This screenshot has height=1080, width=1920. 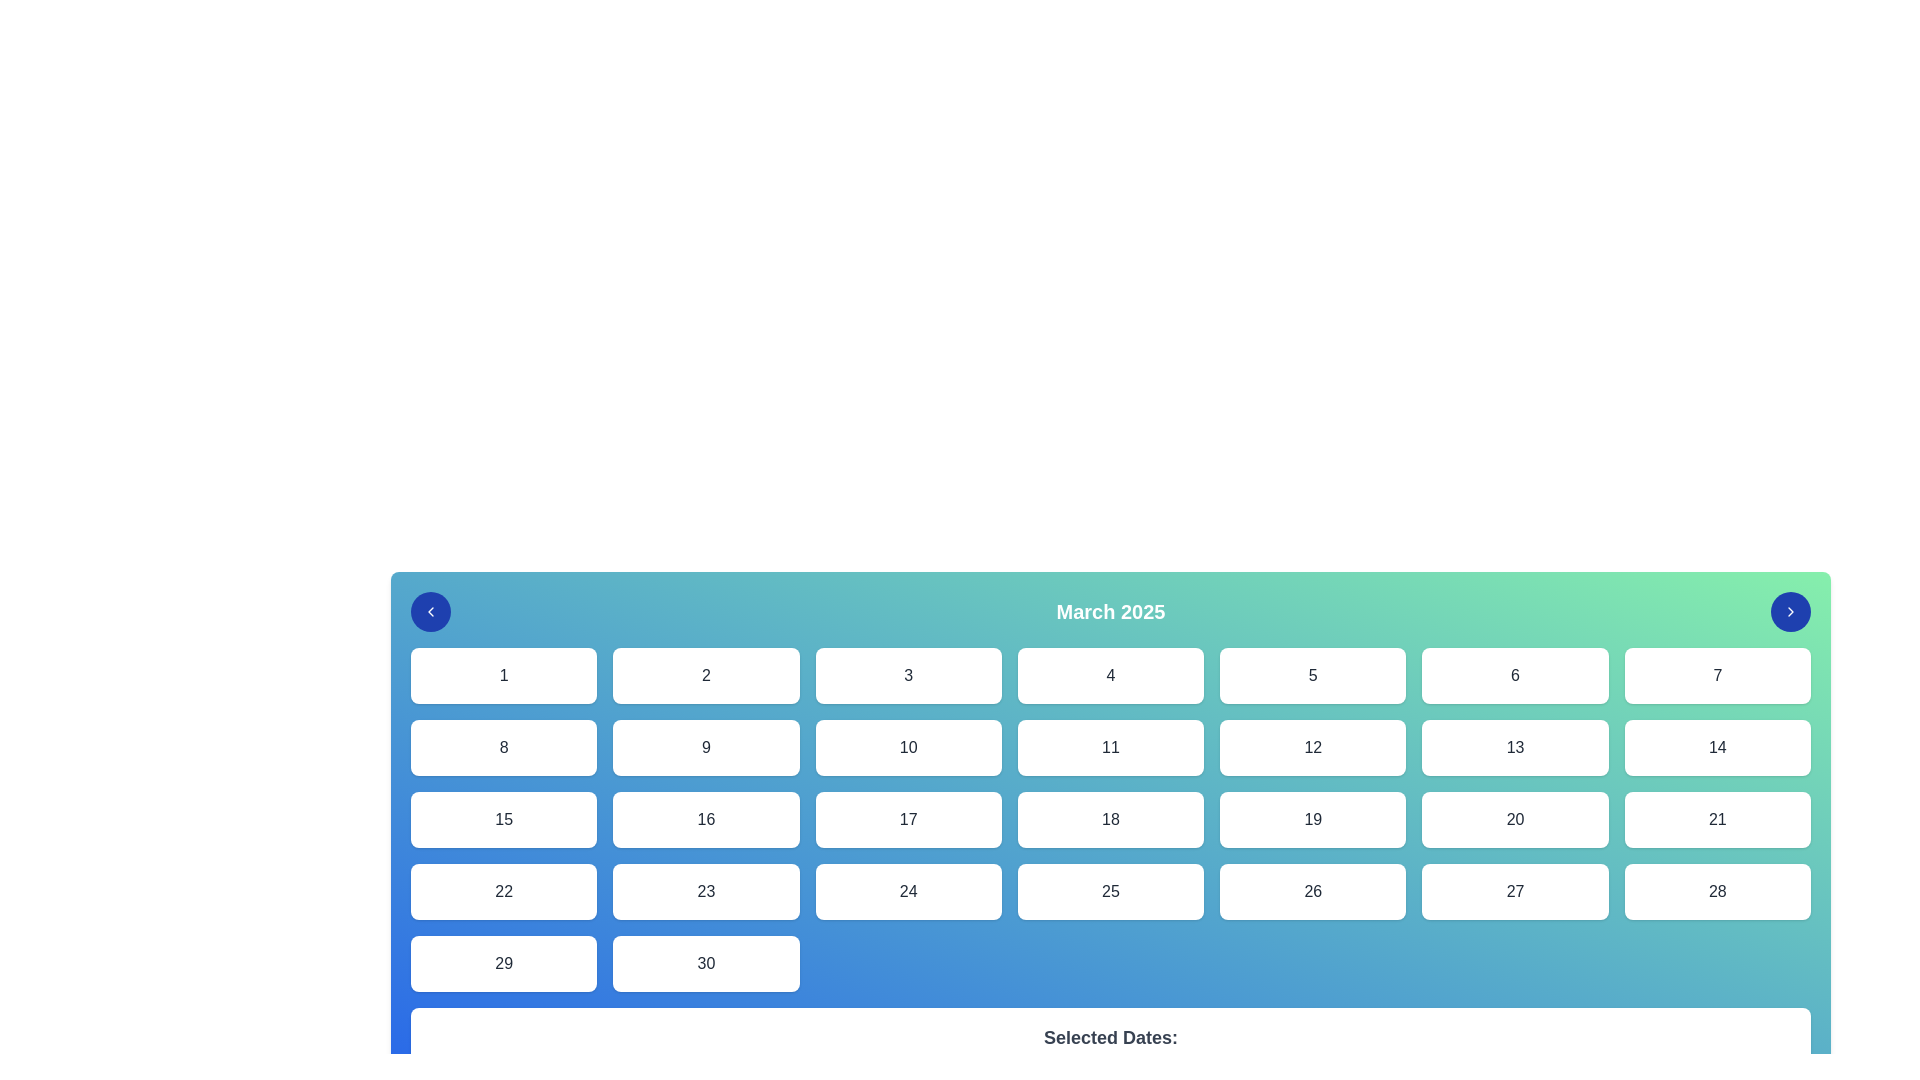 I want to click on the button labeled '7' using keyboard navigation, so click(x=1716, y=675).